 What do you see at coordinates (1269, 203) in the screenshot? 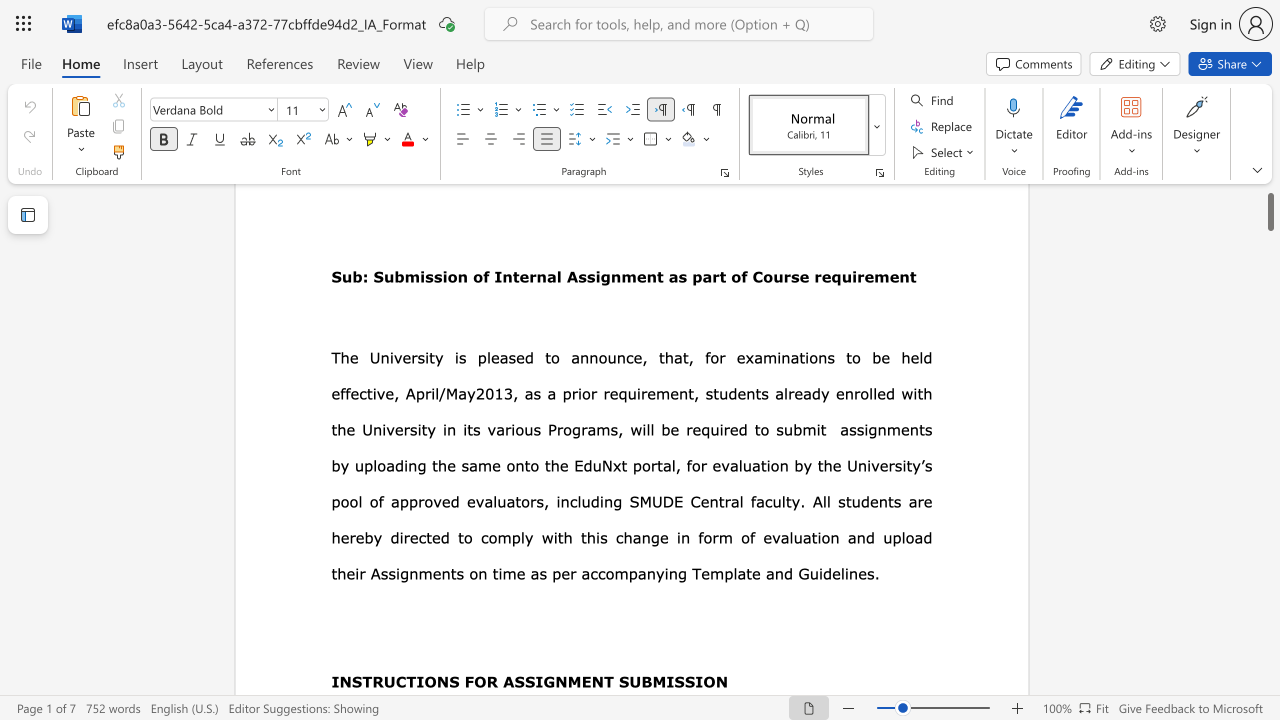
I see `the scrollbar and move down 280 pixels` at bounding box center [1269, 203].